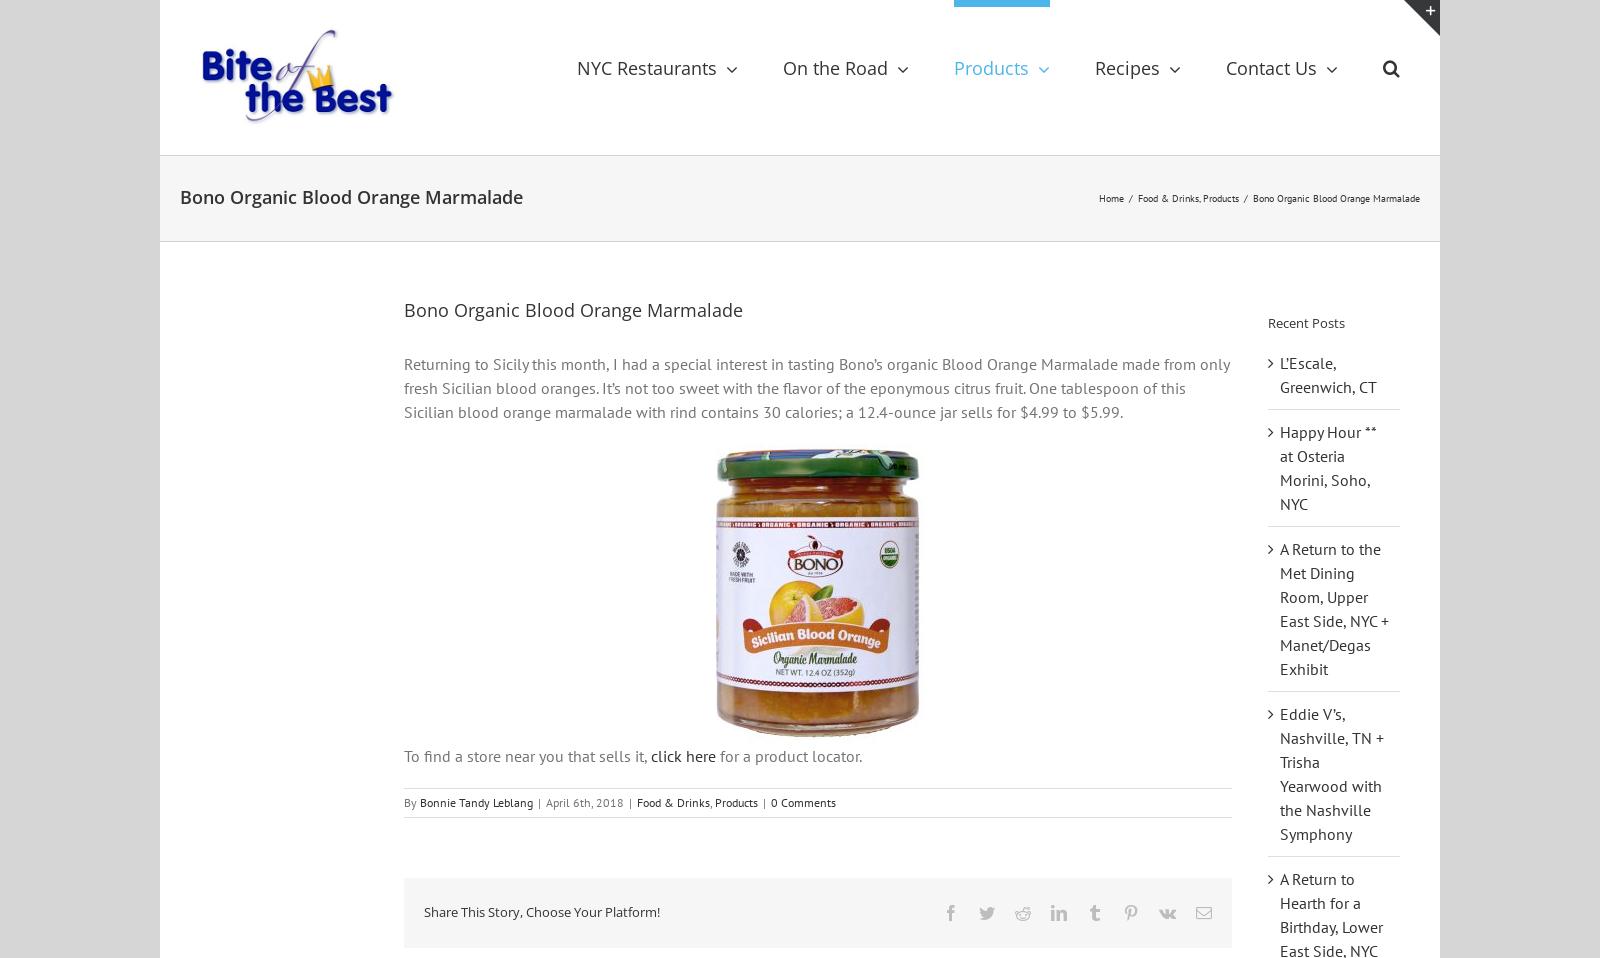 Image resolution: width=1600 pixels, height=958 pixels. Describe the element at coordinates (411, 814) in the screenshot. I see `'By'` at that location.